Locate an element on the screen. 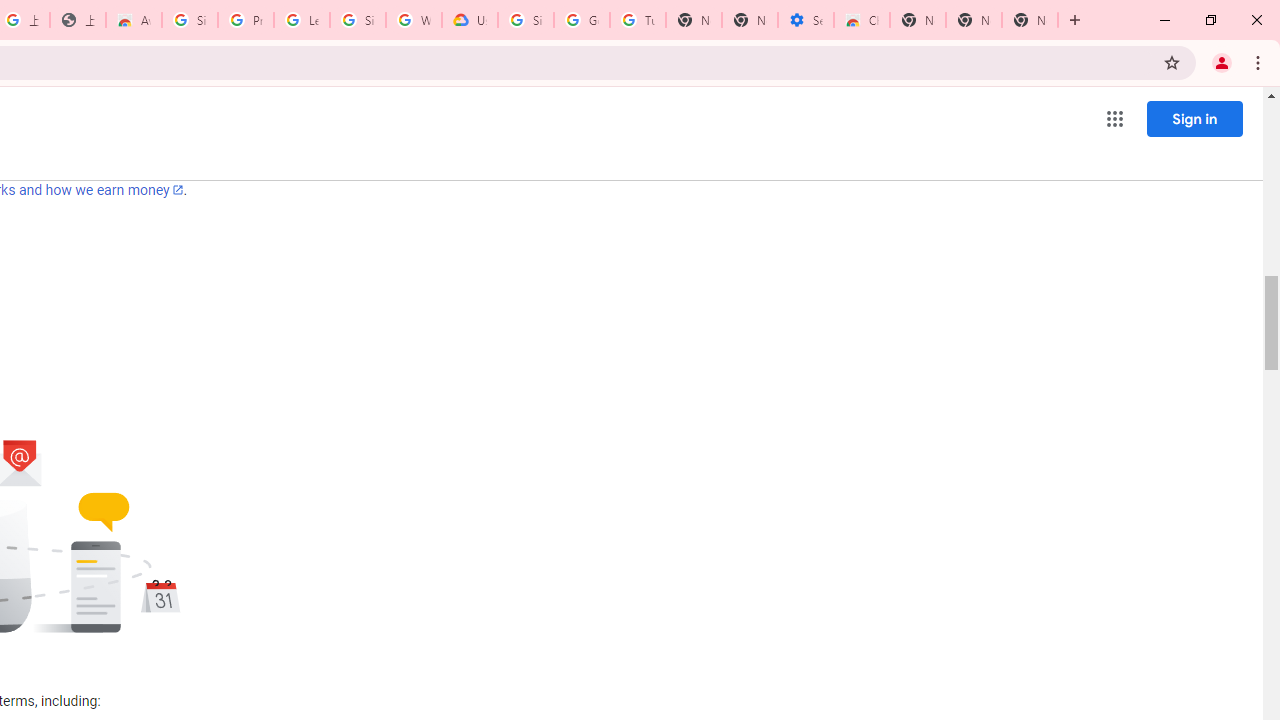  'Who are Google' is located at coordinates (413, 20).